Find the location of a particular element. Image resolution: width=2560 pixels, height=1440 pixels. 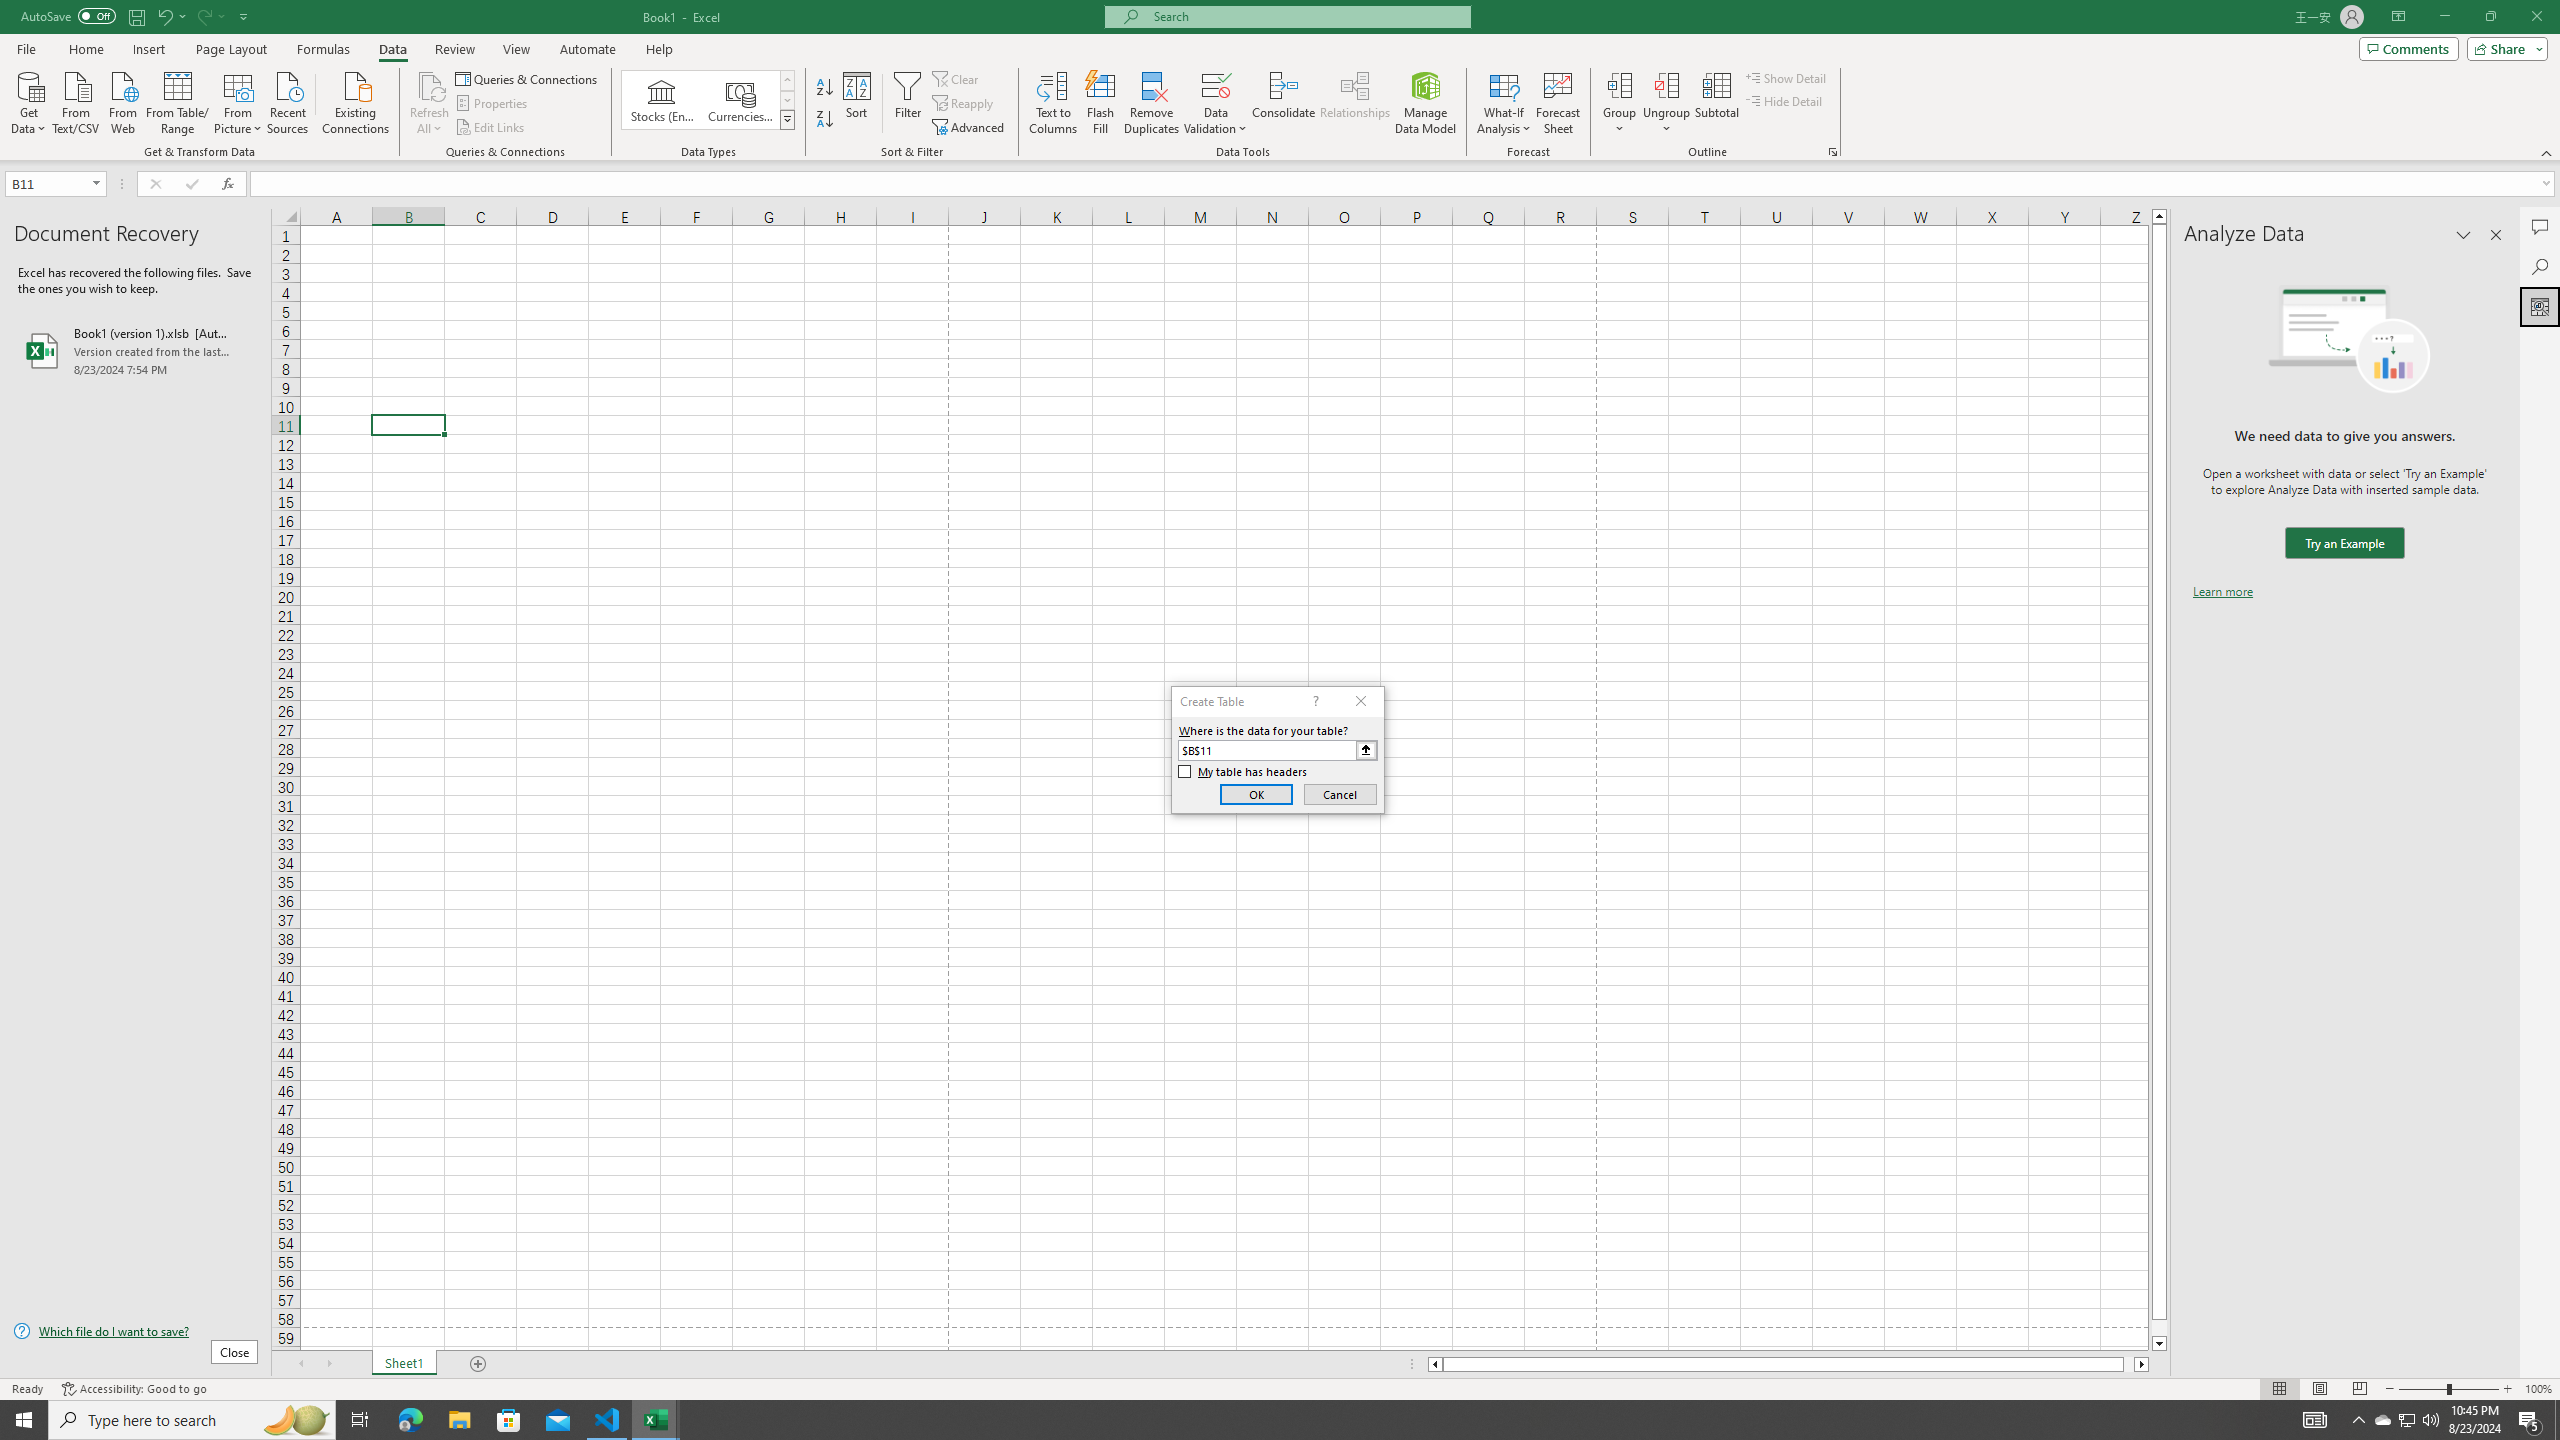

'Search' is located at coordinates (2539, 267).